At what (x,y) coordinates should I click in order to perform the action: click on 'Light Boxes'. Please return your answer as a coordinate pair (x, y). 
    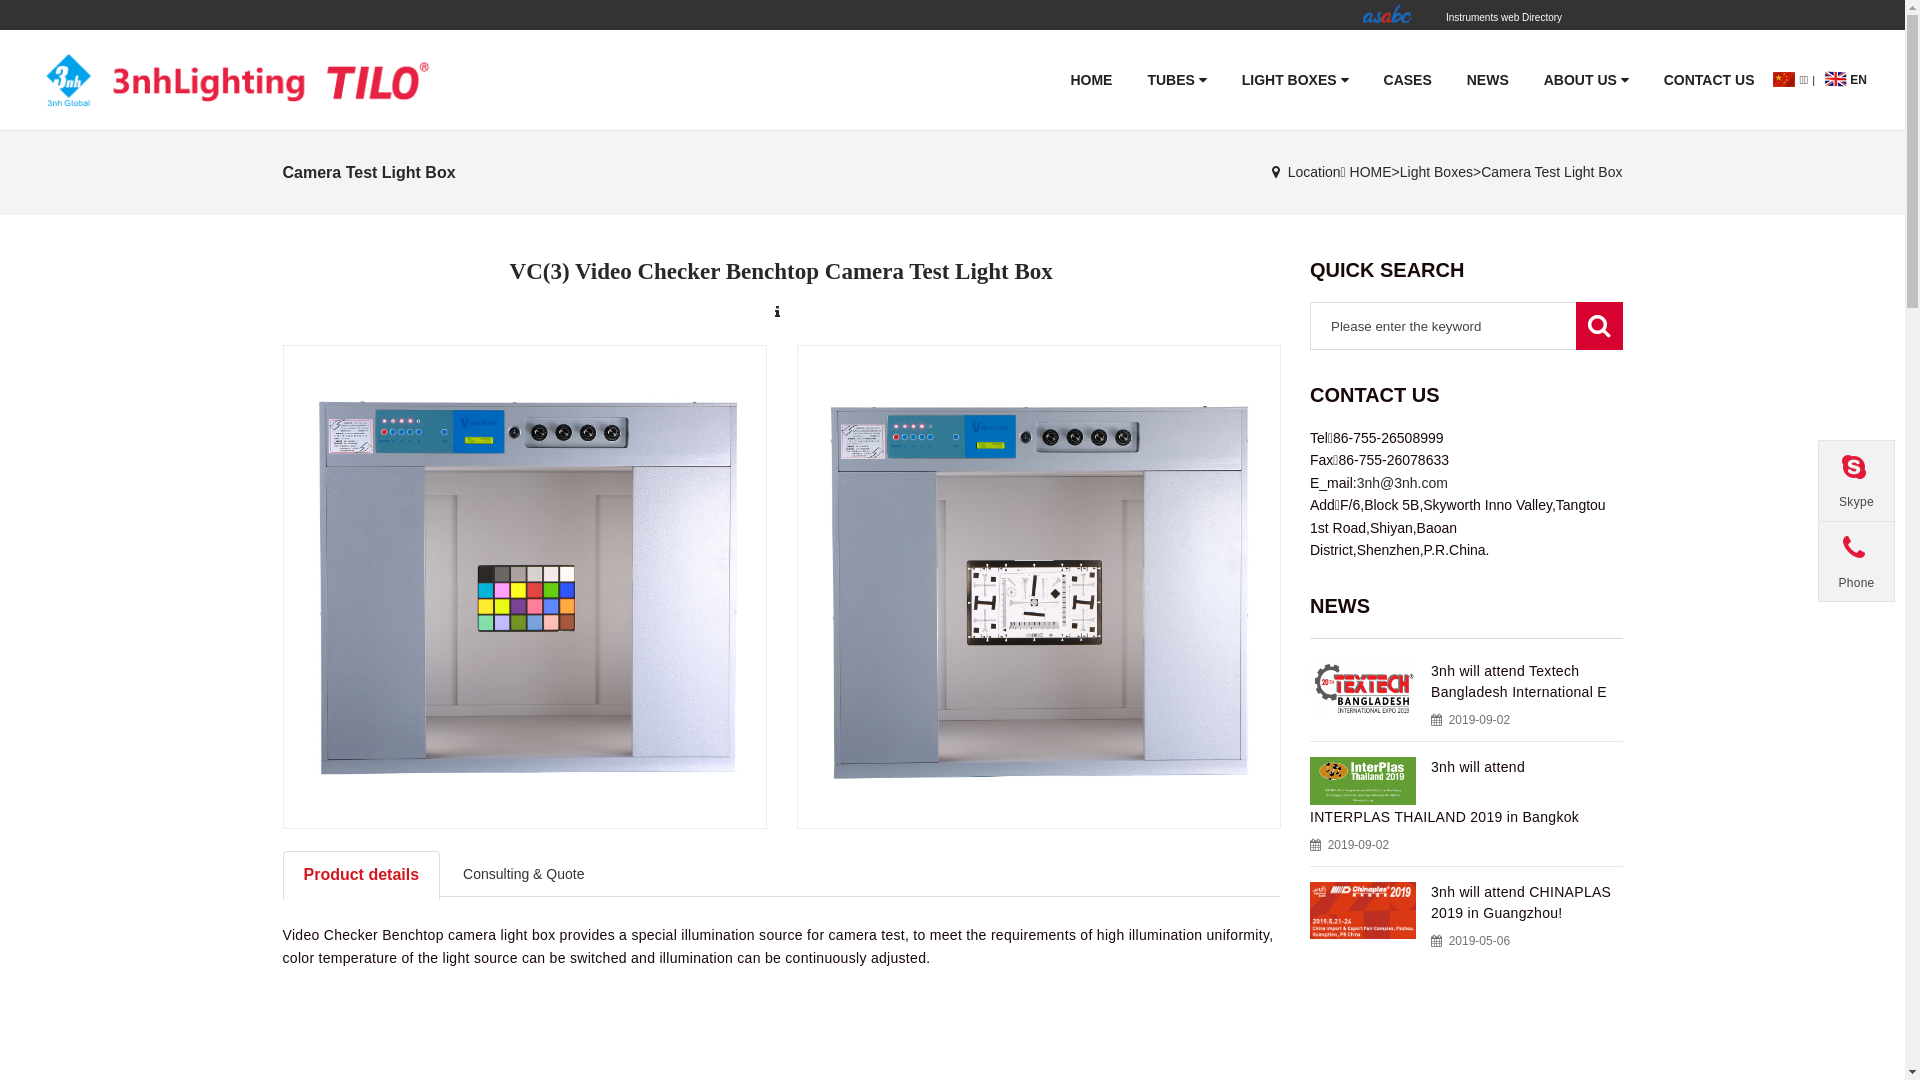
    Looking at the image, I should click on (1435, 171).